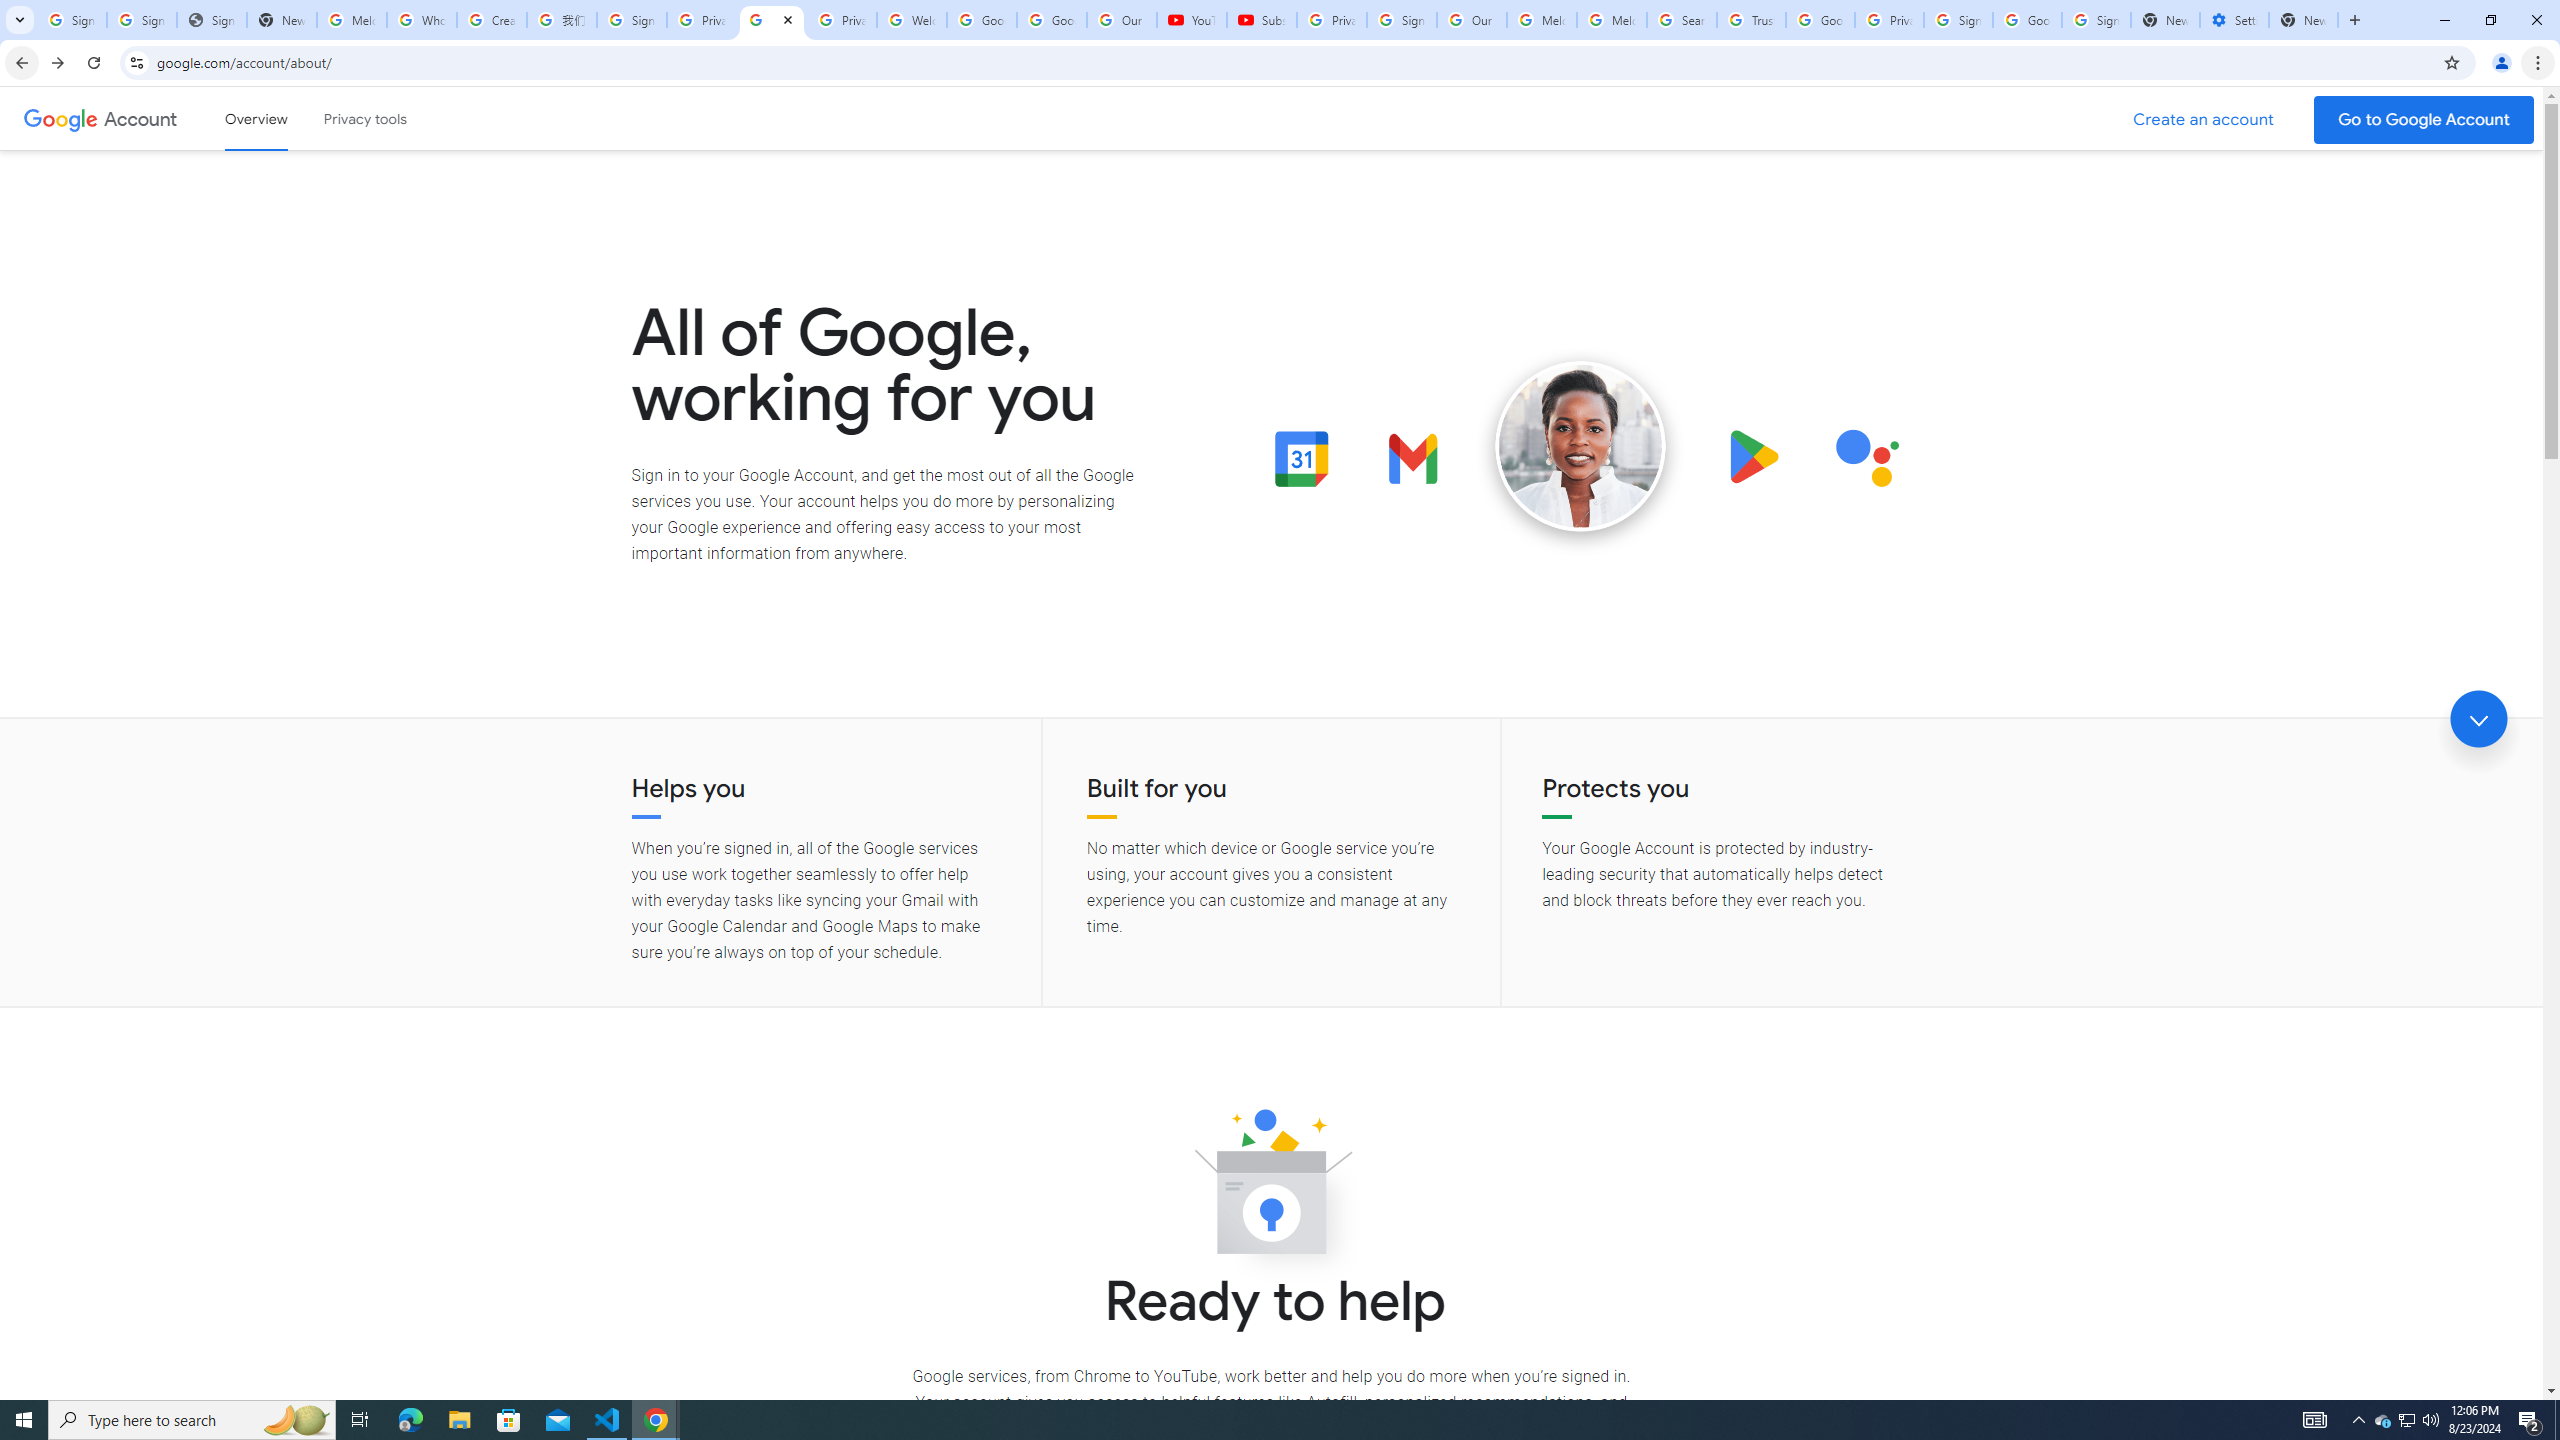 The height and width of the screenshot is (1440, 2560). I want to click on 'Google logo', so click(60, 118).